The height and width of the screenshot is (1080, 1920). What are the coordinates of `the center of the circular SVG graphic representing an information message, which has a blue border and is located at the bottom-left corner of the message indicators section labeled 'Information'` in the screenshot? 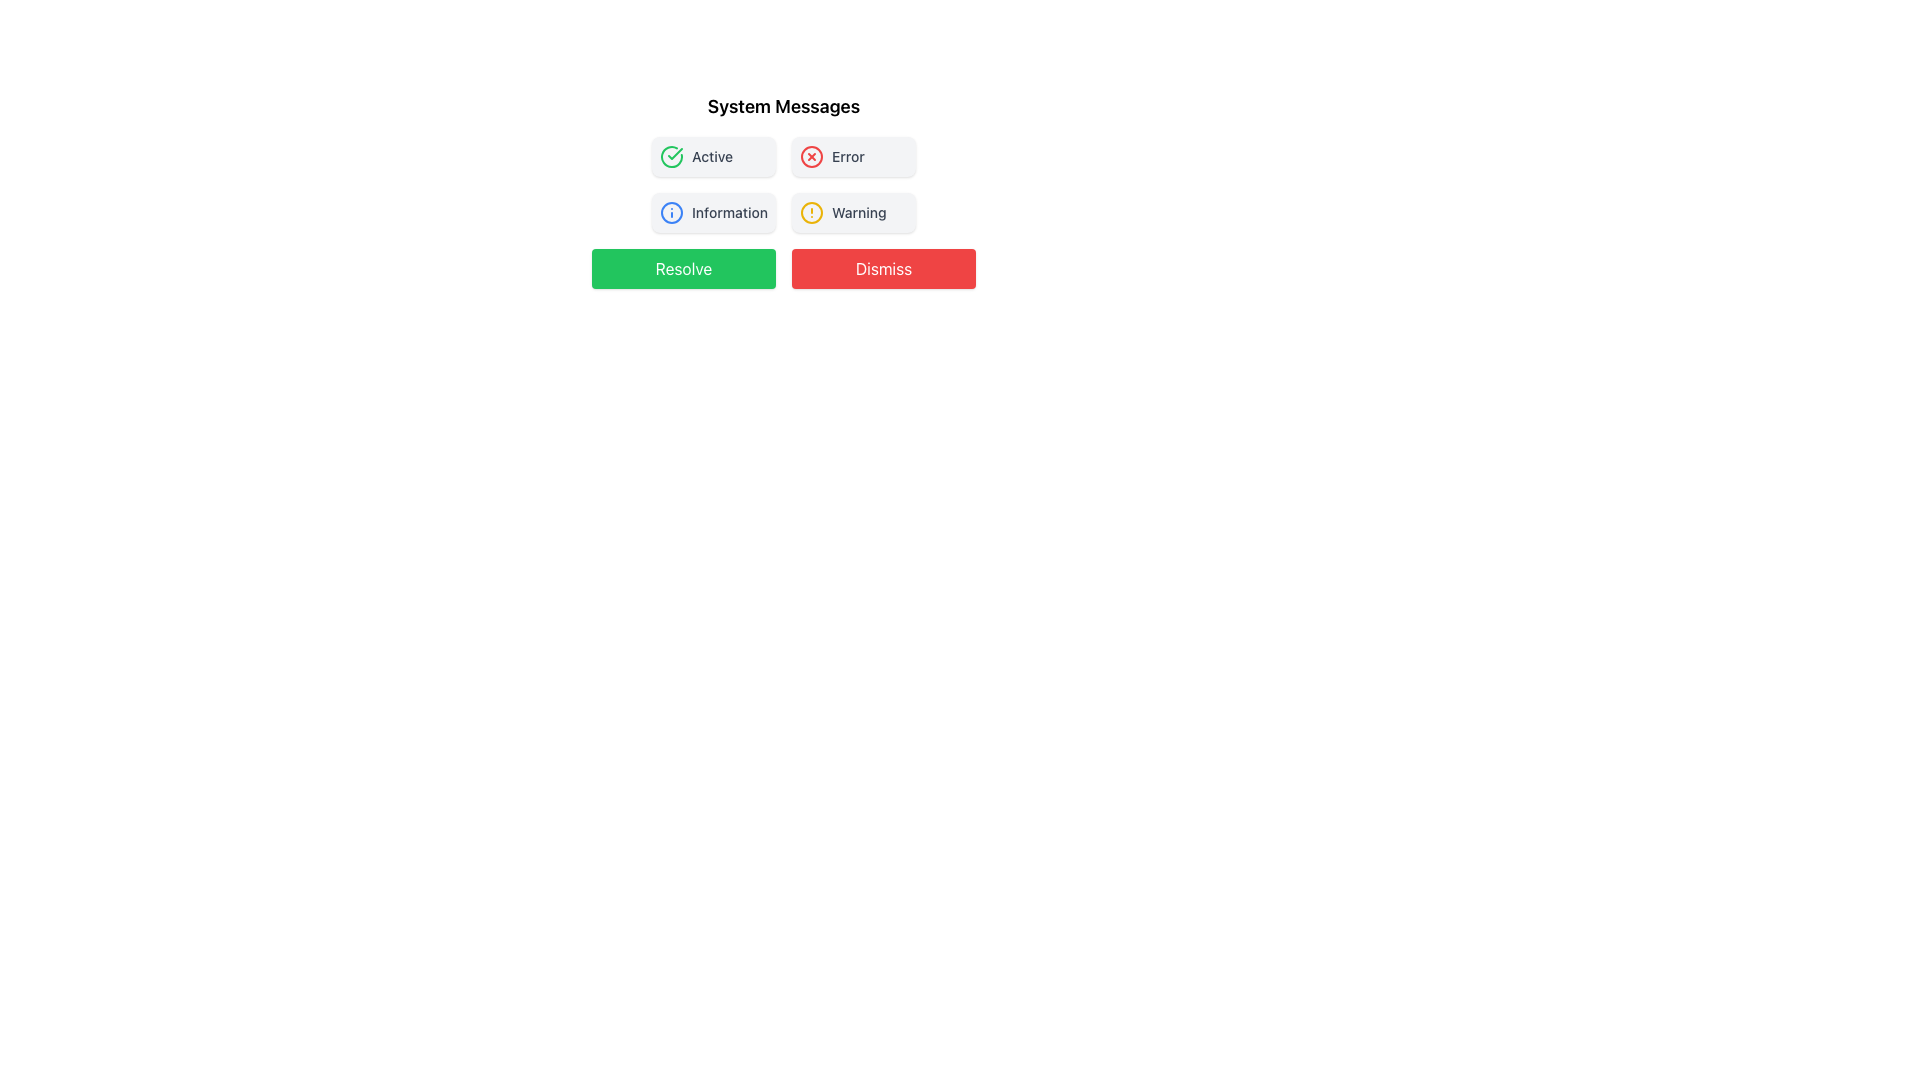 It's located at (672, 212).